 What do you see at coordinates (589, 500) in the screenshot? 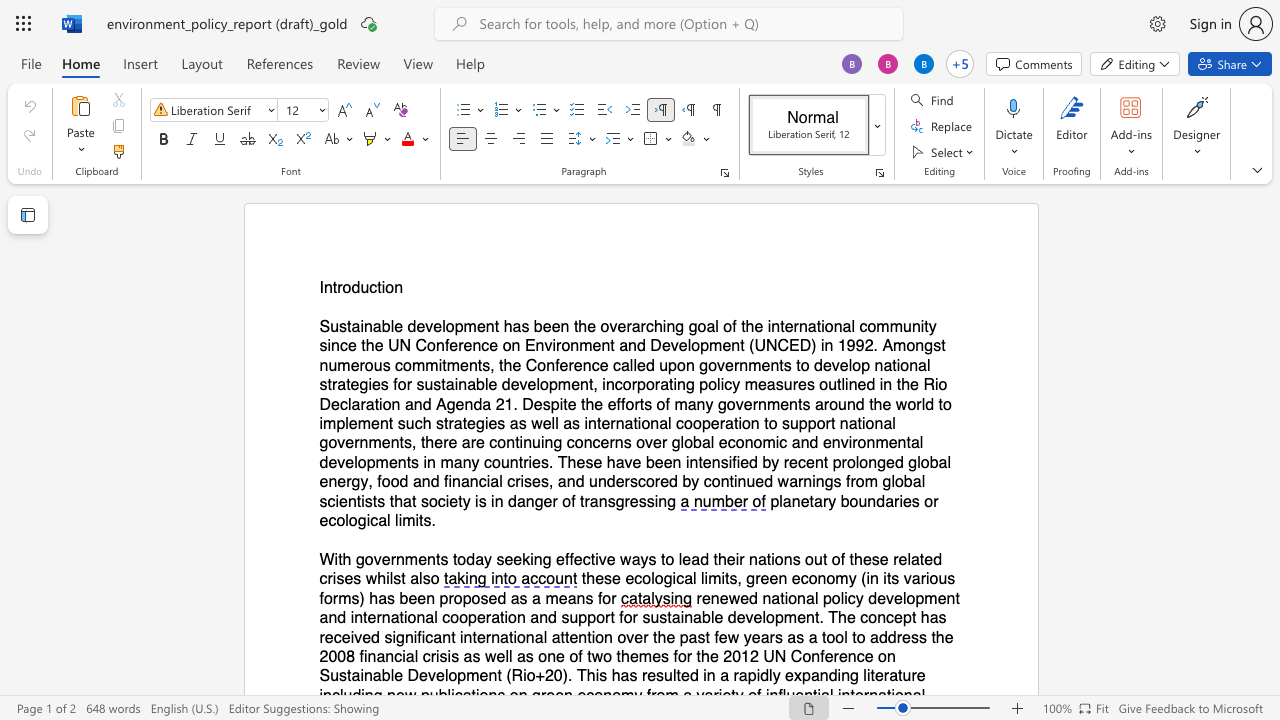
I see `the space between the continuous character "r" and "a" in the text` at bounding box center [589, 500].